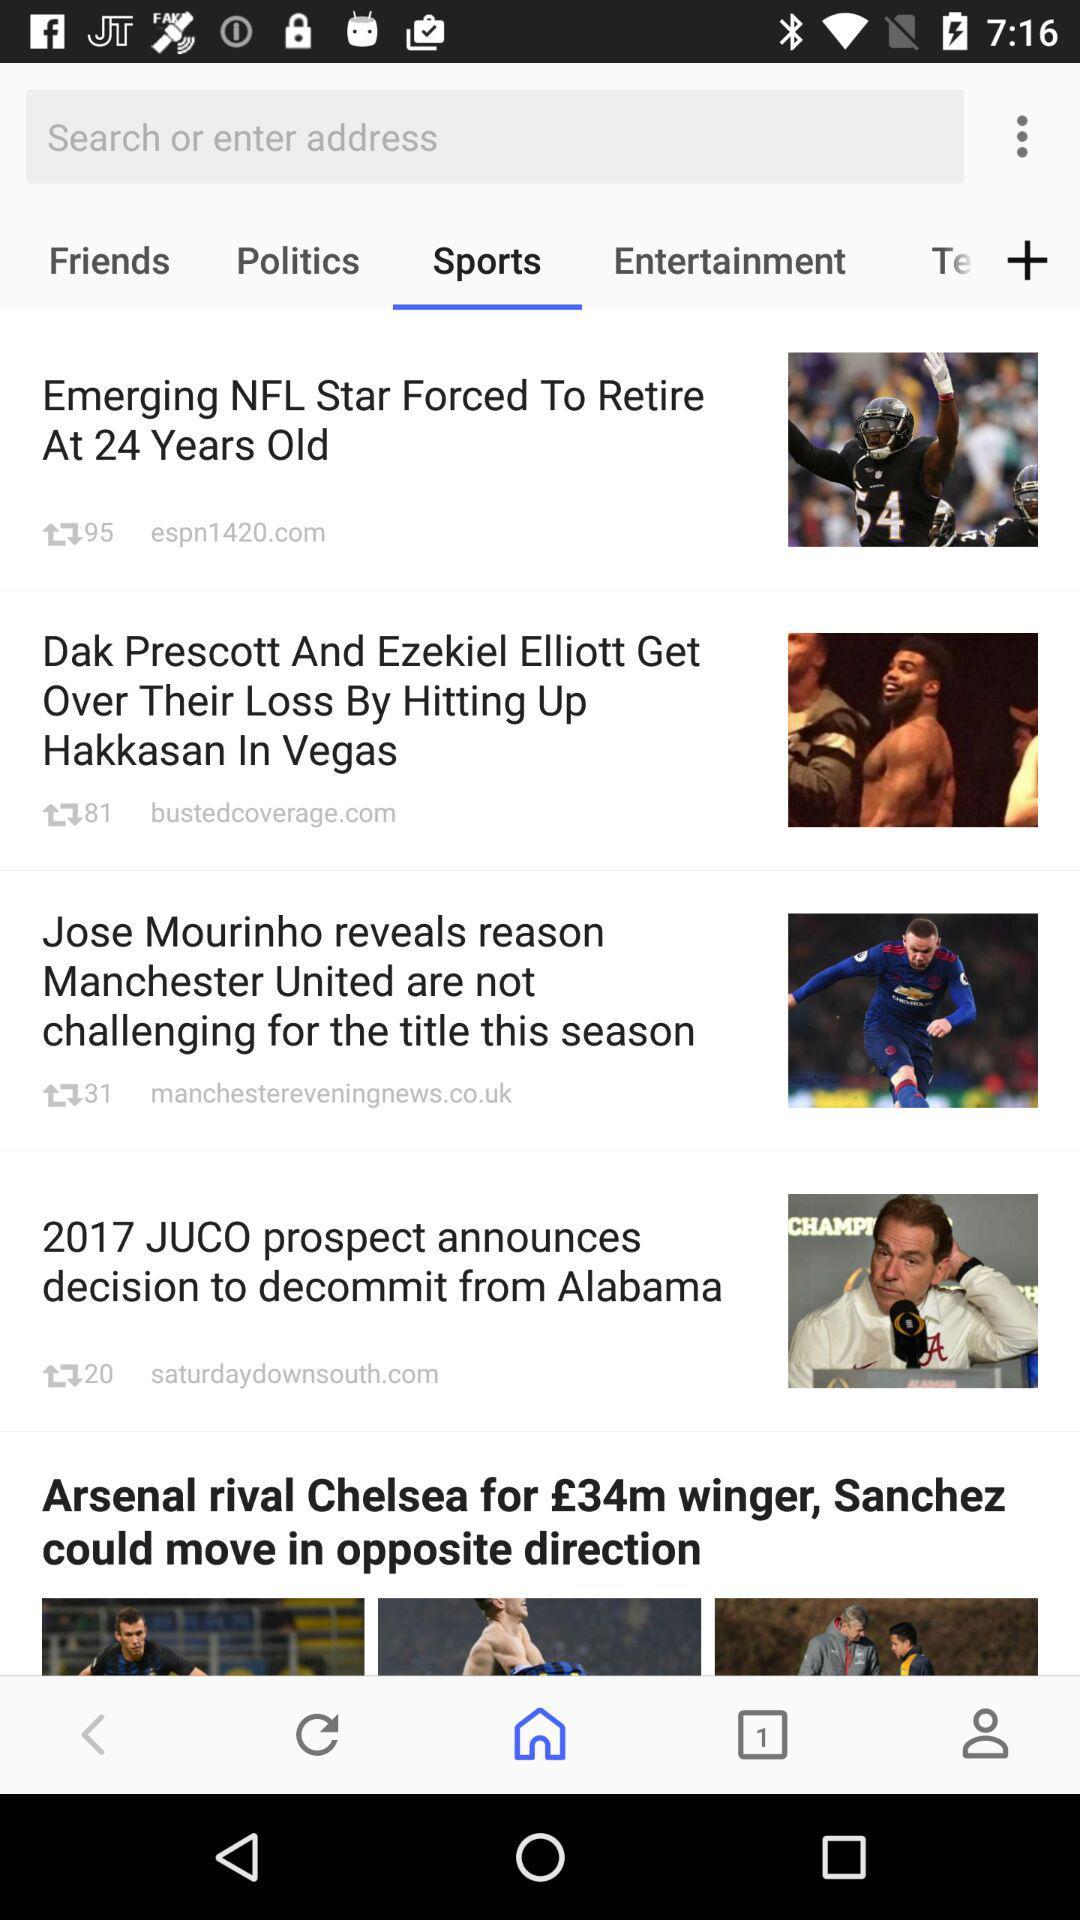 The height and width of the screenshot is (1920, 1080). I want to click on the arrow_backward icon, so click(94, 1733).